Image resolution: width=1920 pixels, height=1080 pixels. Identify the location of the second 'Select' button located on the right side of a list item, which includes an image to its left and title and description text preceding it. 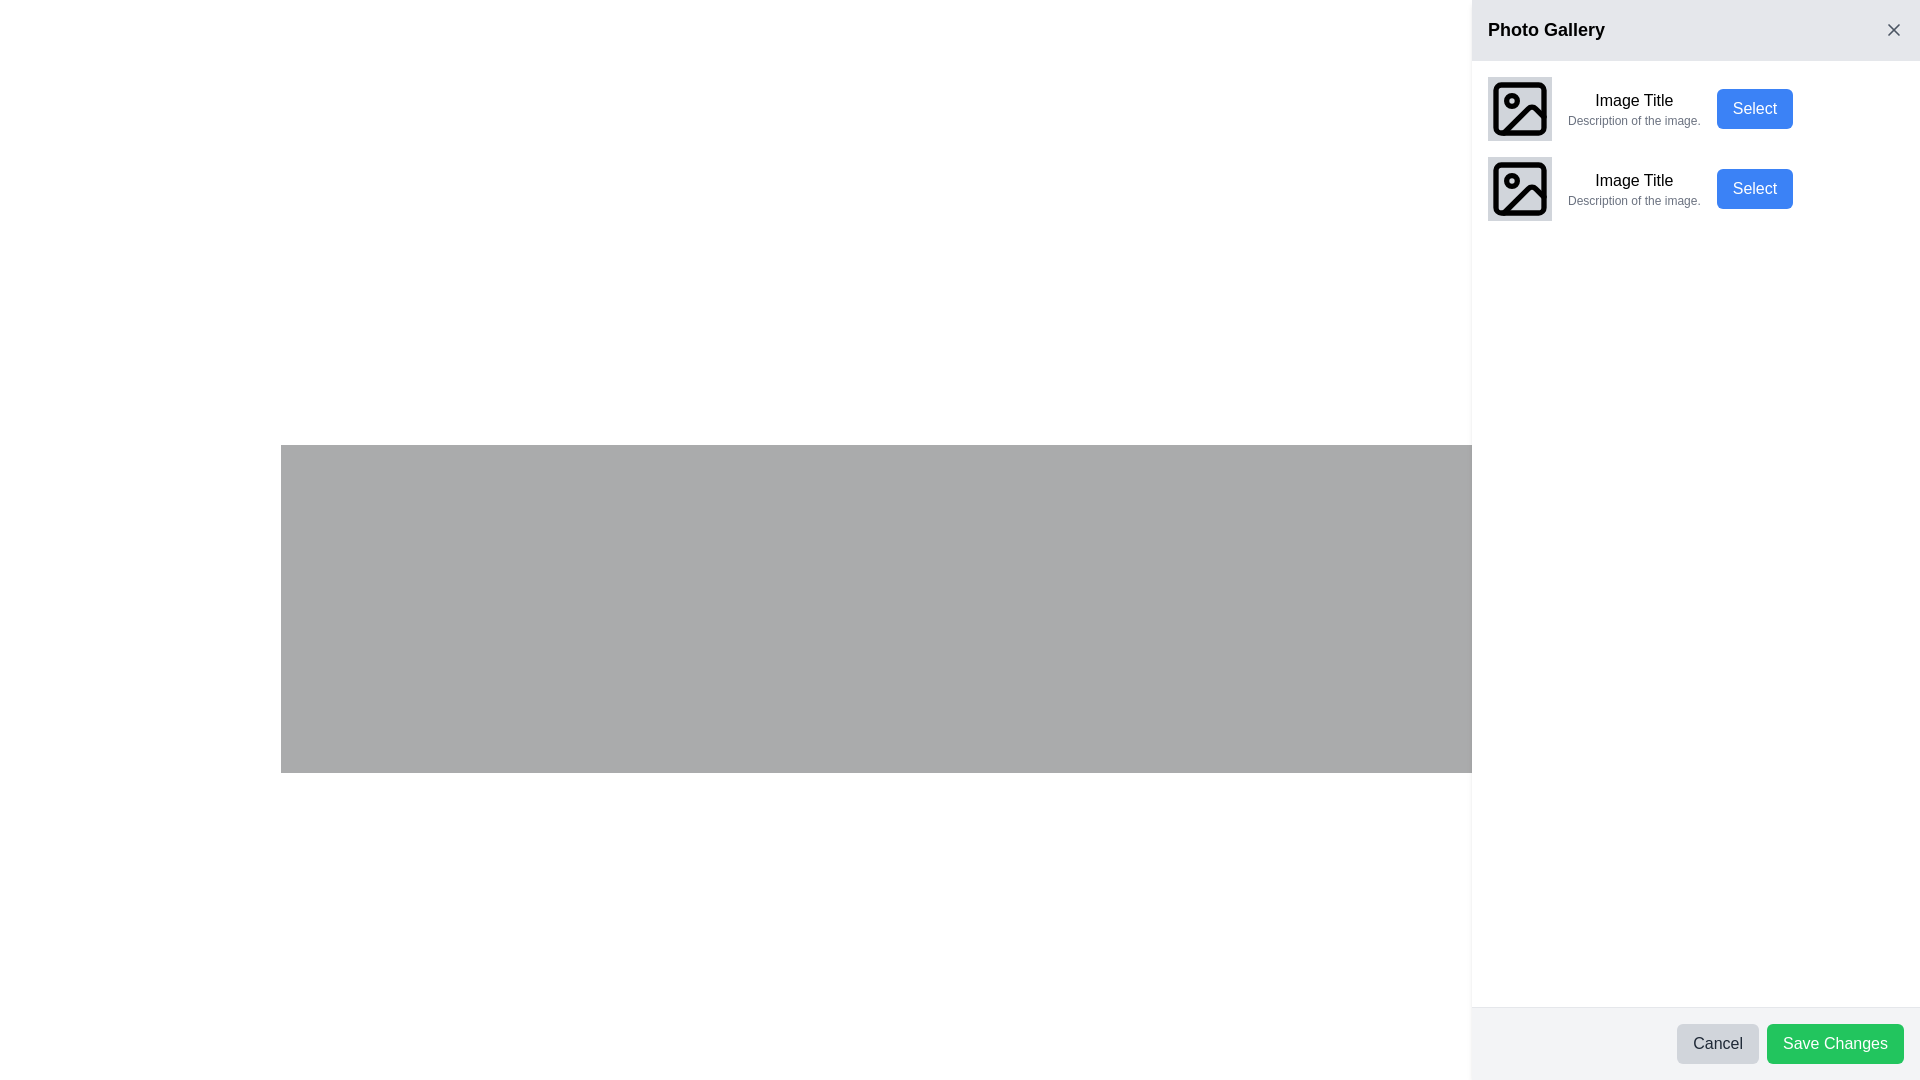
(1753, 189).